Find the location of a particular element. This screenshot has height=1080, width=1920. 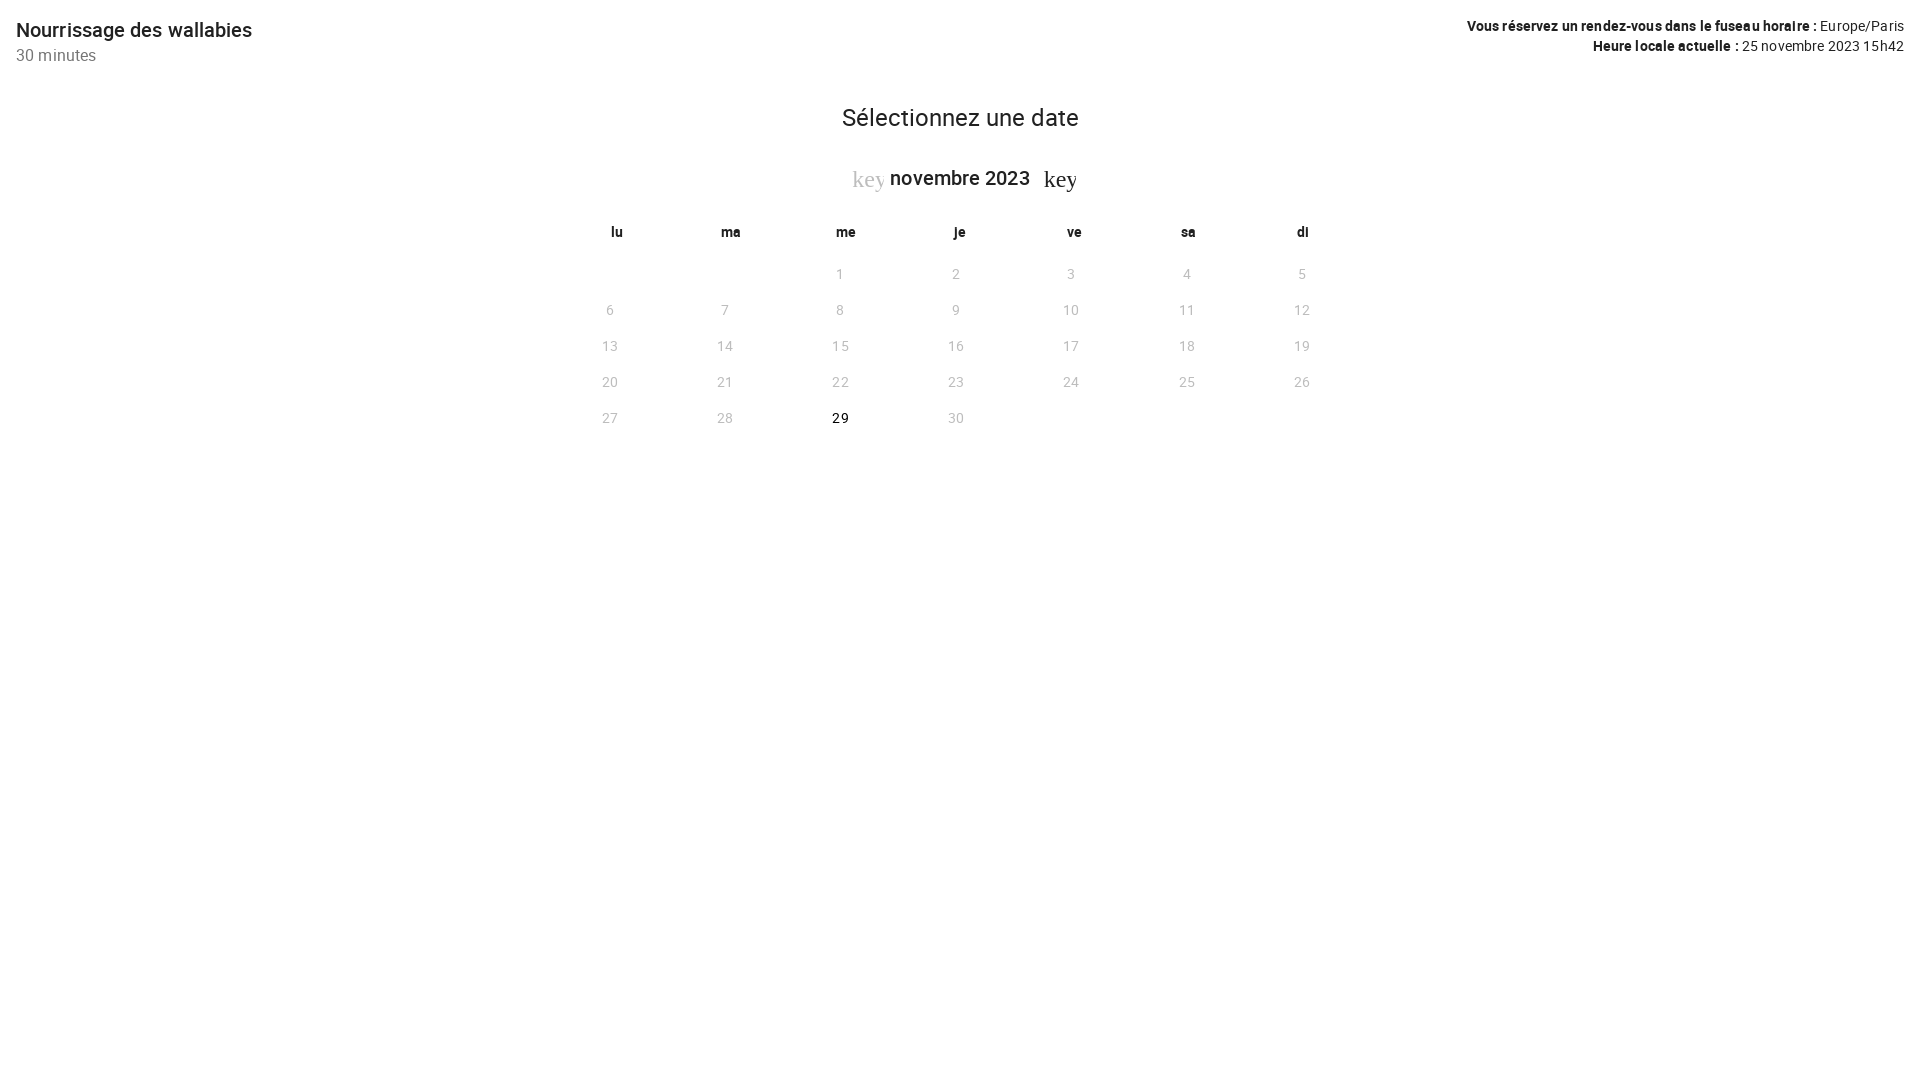

'7' is located at coordinates (723, 309).